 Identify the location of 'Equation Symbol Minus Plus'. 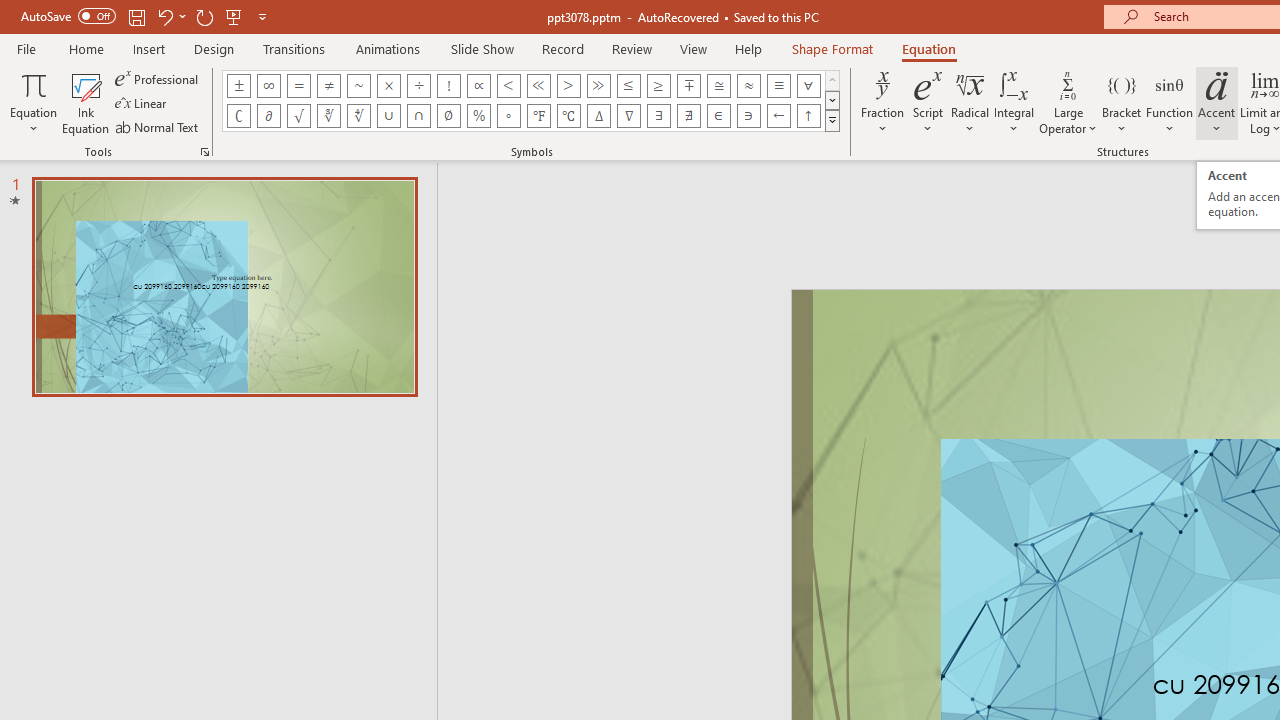
(689, 85).